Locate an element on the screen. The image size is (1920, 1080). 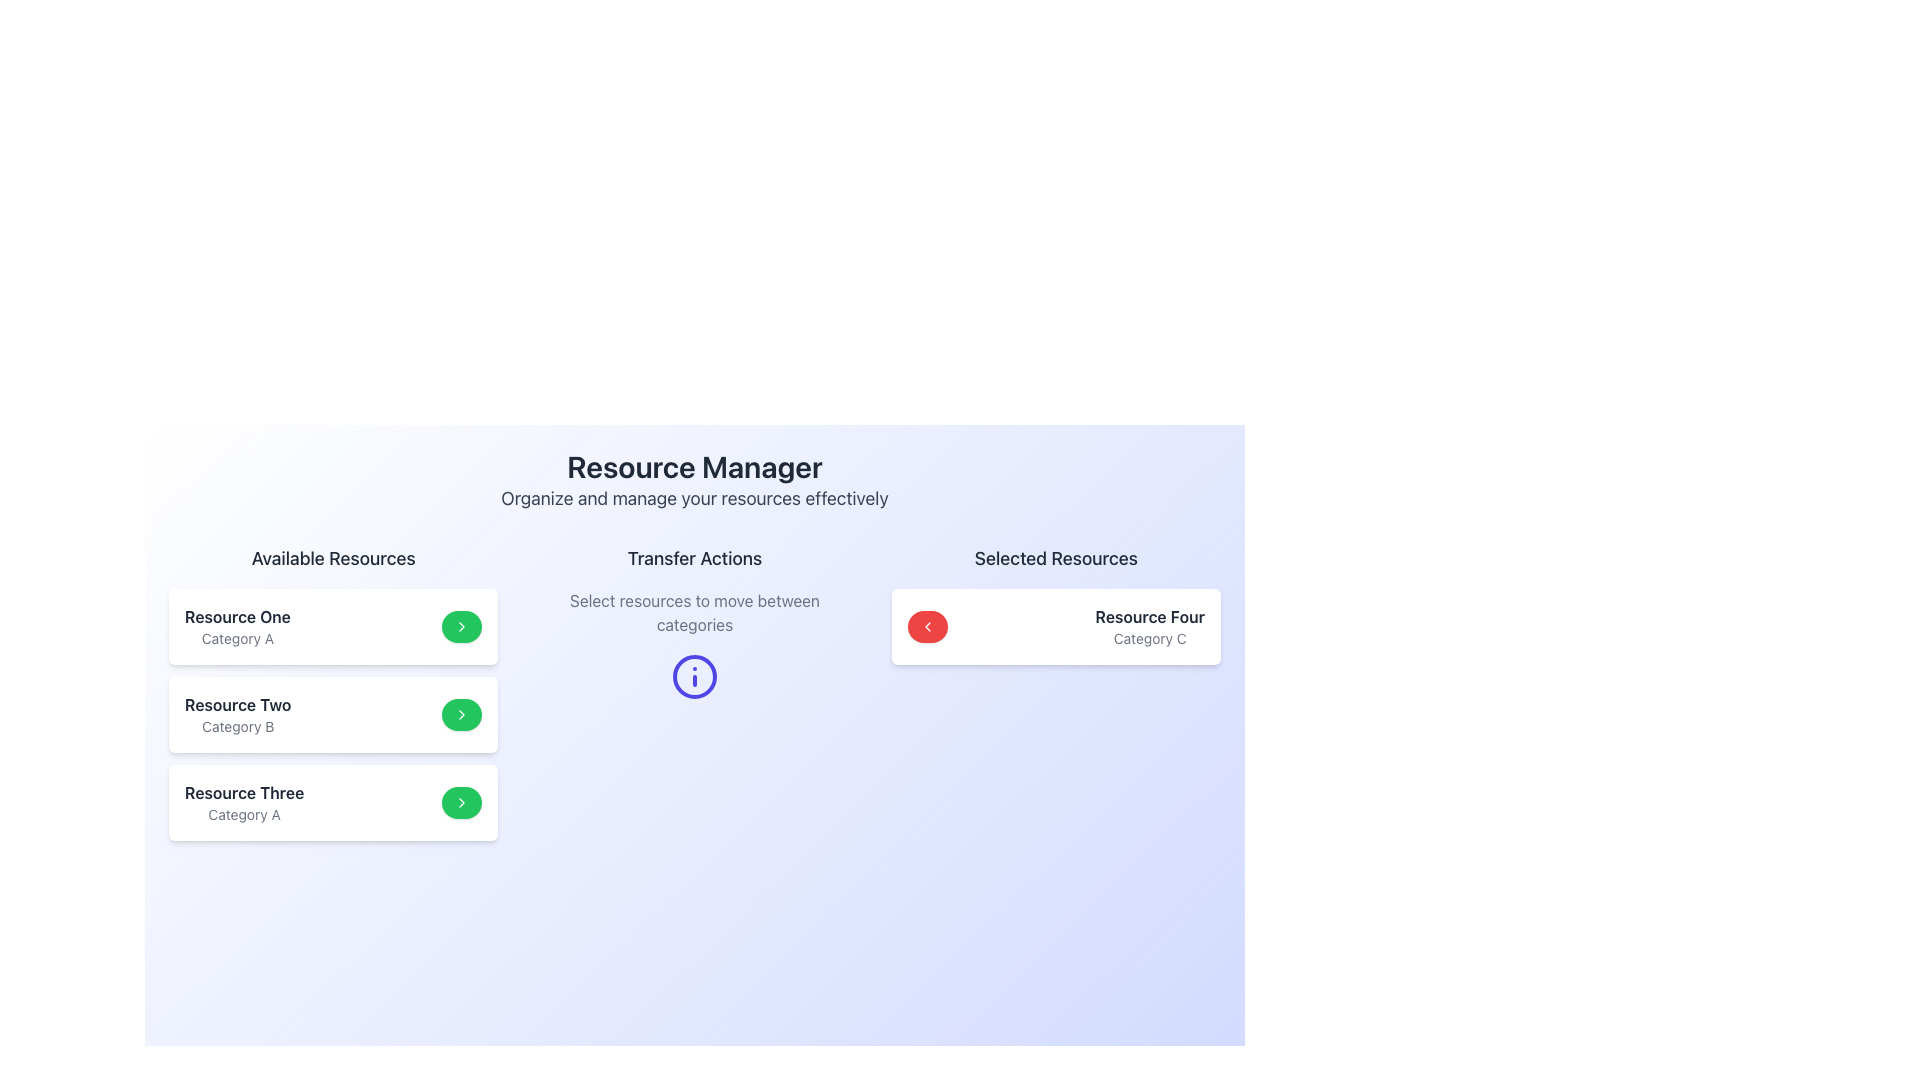
the textual display component representing 'Resource Two' categorized as 'Category B', which is the second of three similar components listed vertically under 'Available Resources' is located at coordinates (238, 713).